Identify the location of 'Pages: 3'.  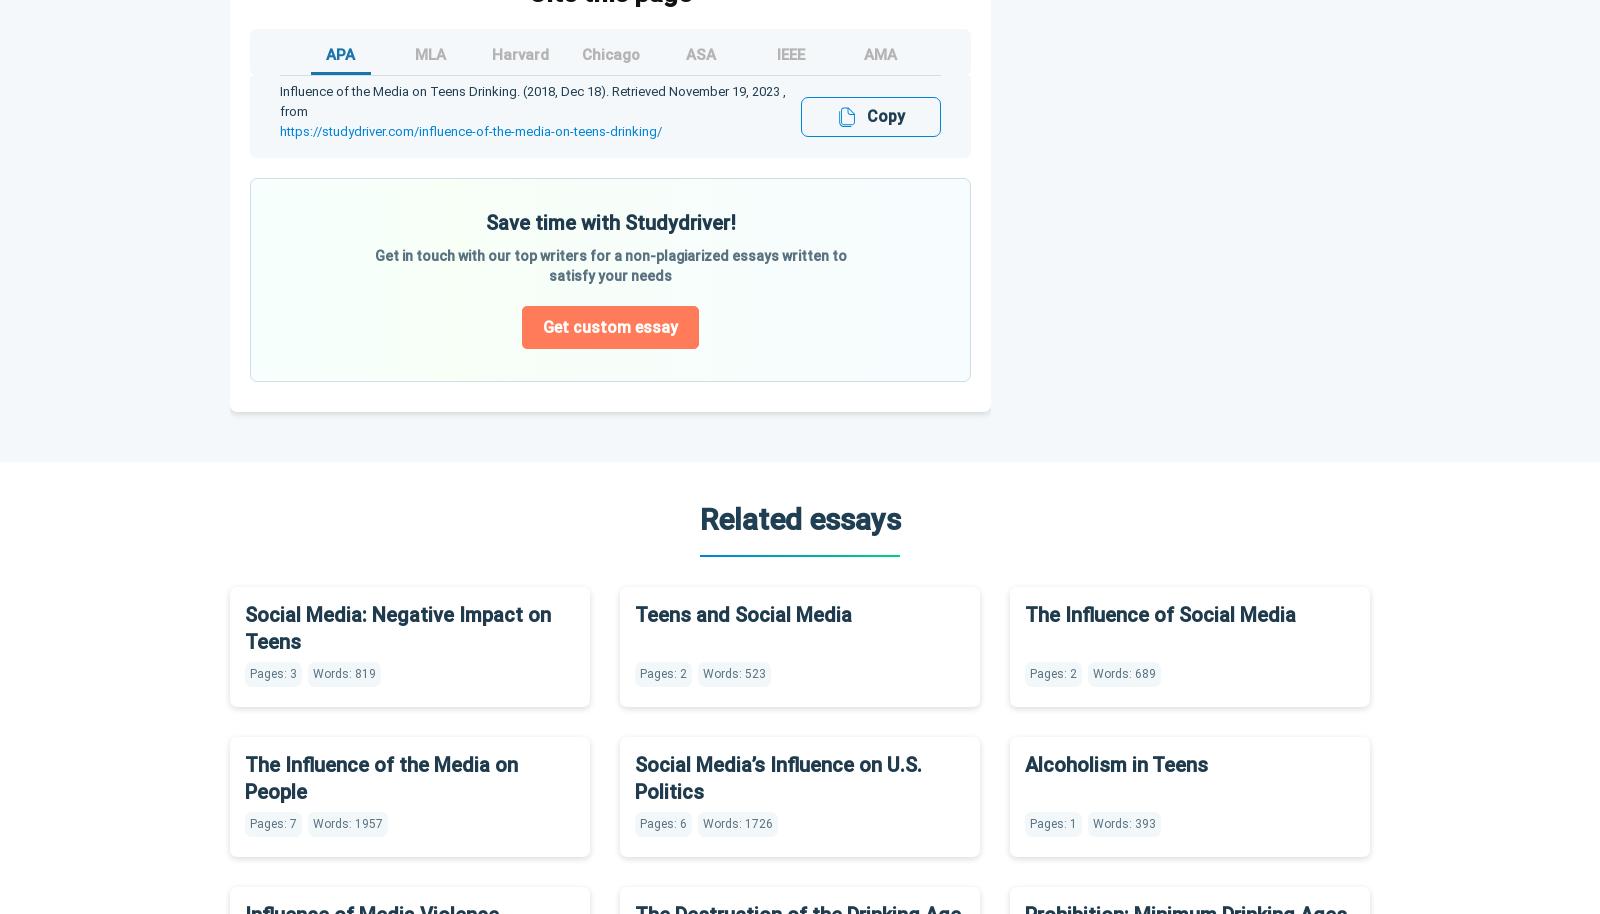
(273, 672).